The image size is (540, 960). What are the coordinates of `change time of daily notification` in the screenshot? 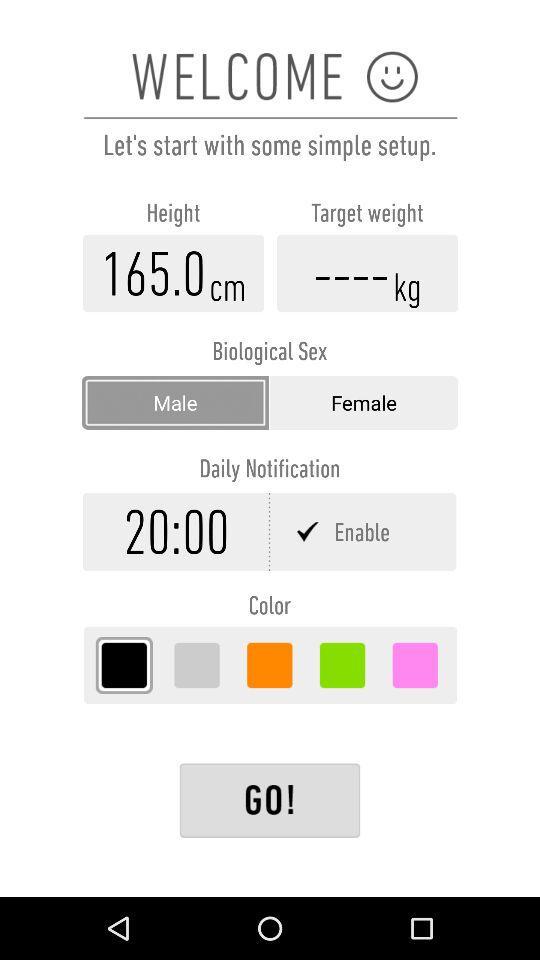 It's located at (176, 530).